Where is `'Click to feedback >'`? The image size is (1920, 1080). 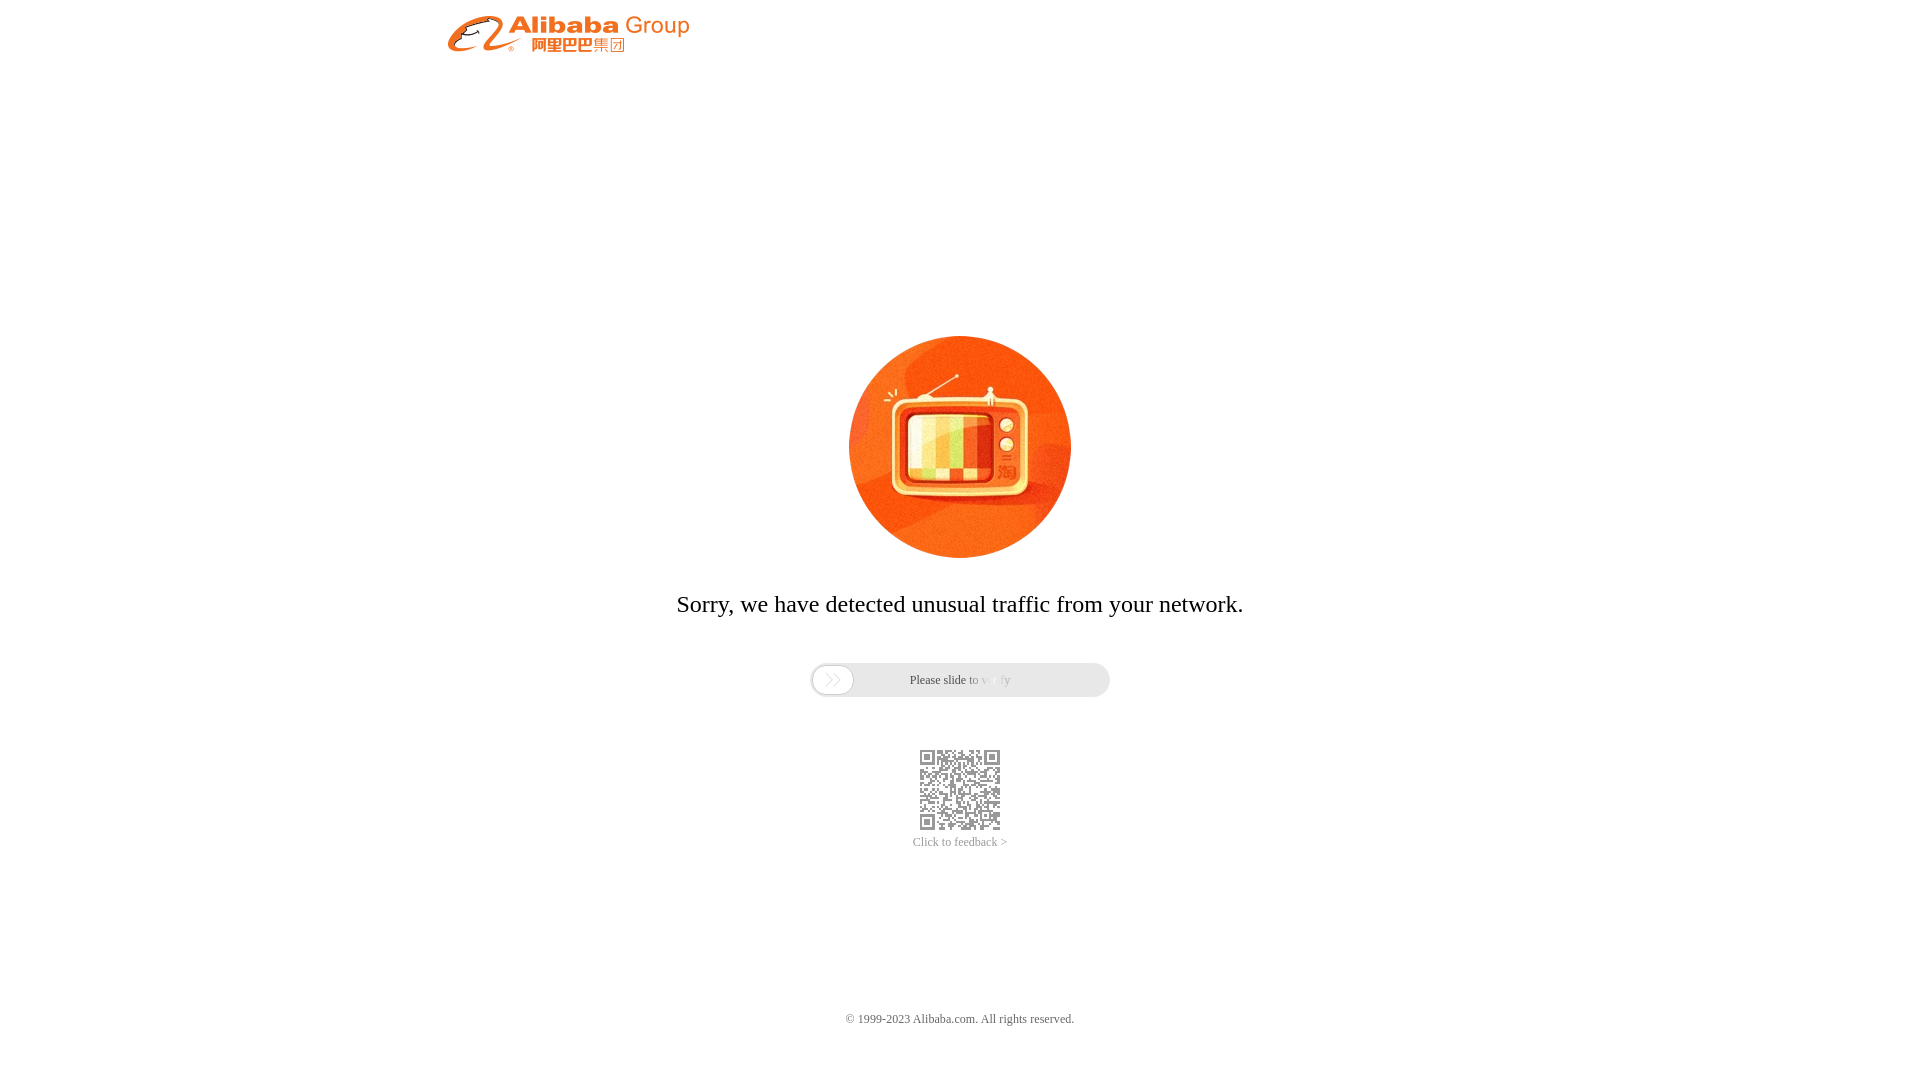
'Click to feedback >' is located at coordinates (960, 842).